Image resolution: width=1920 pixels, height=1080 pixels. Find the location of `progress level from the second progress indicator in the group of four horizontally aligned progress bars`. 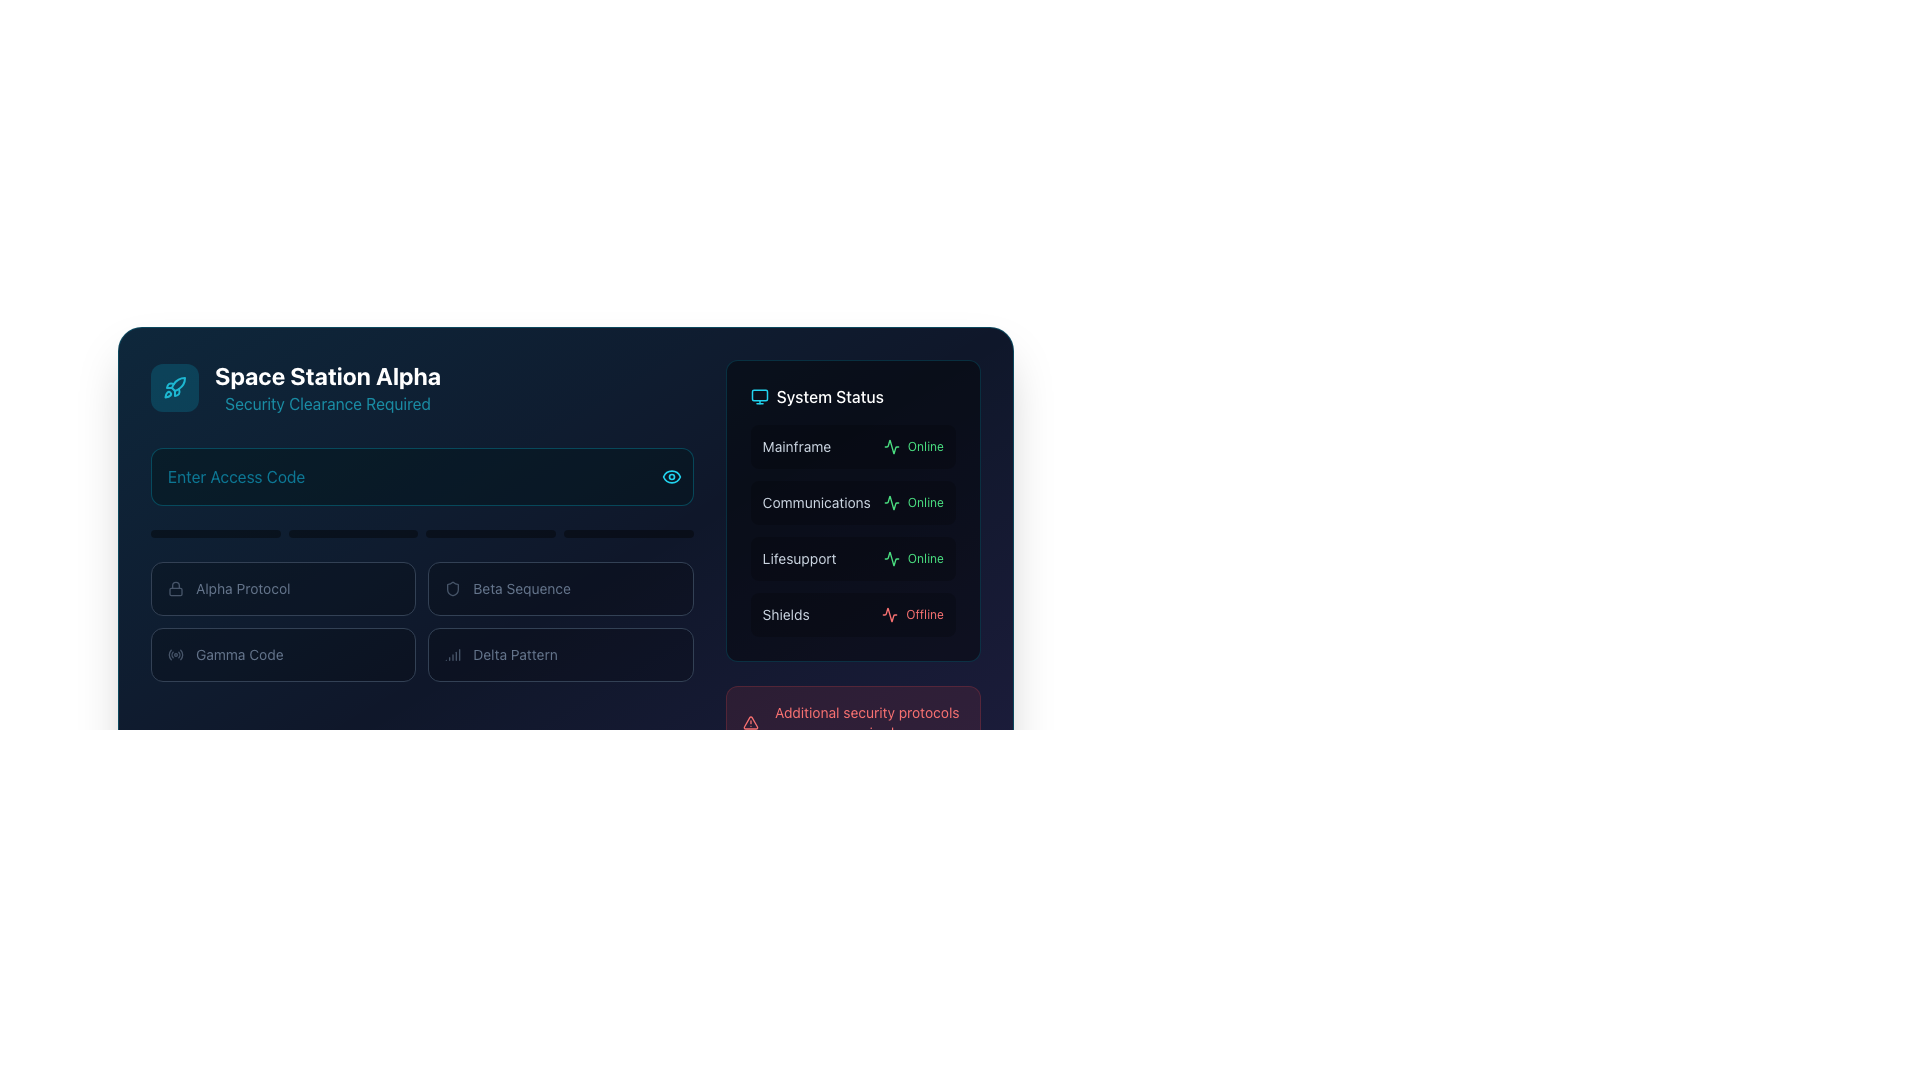

progress level from the second progress indicator in the group of four horizontally aligned progress bars is located at coordinates (353, 532).